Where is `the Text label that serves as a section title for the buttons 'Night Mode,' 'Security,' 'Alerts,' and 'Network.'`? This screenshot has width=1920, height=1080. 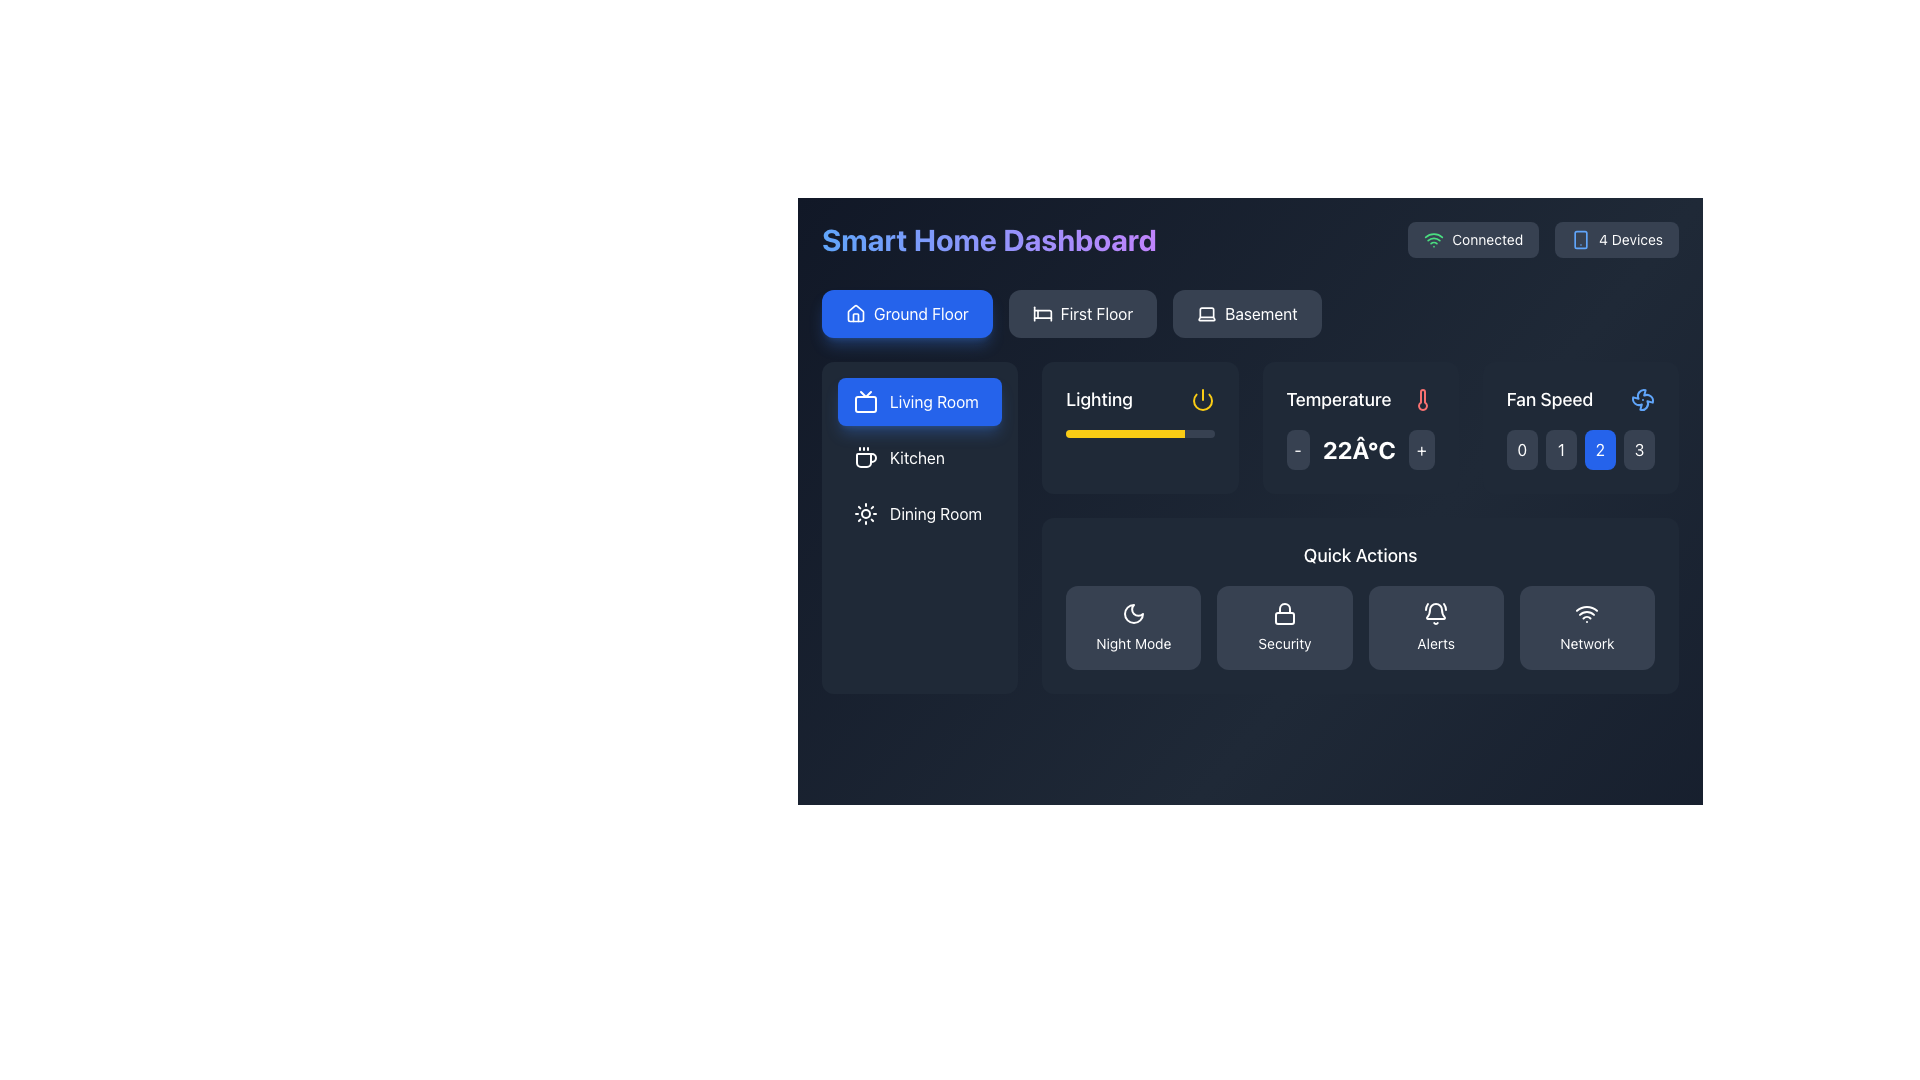 the Text label that serves as a section title for the buttons 'Night Mode,' 'Security,' 'Alerts,' and 'Network.' is located at coordinates (1360, 555).